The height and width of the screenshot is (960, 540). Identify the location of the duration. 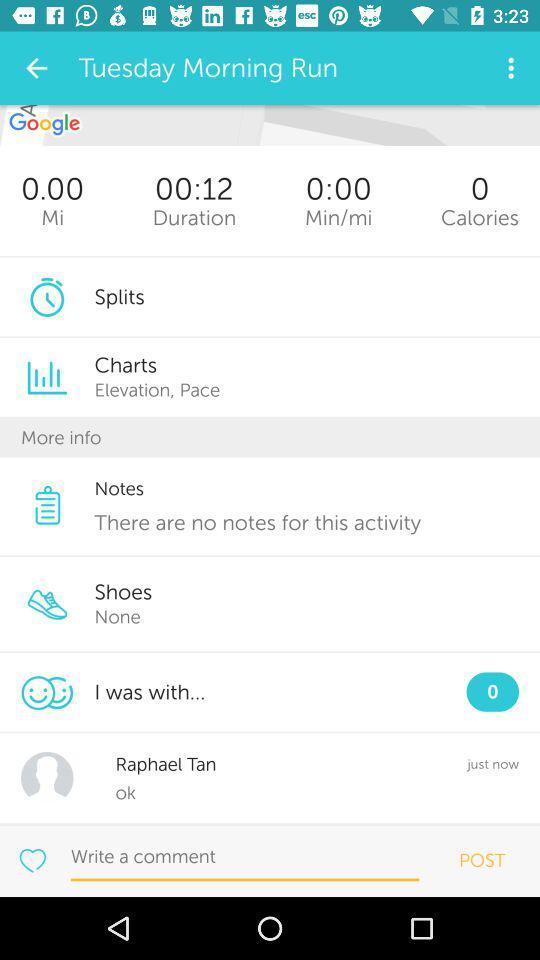
(194, 217).